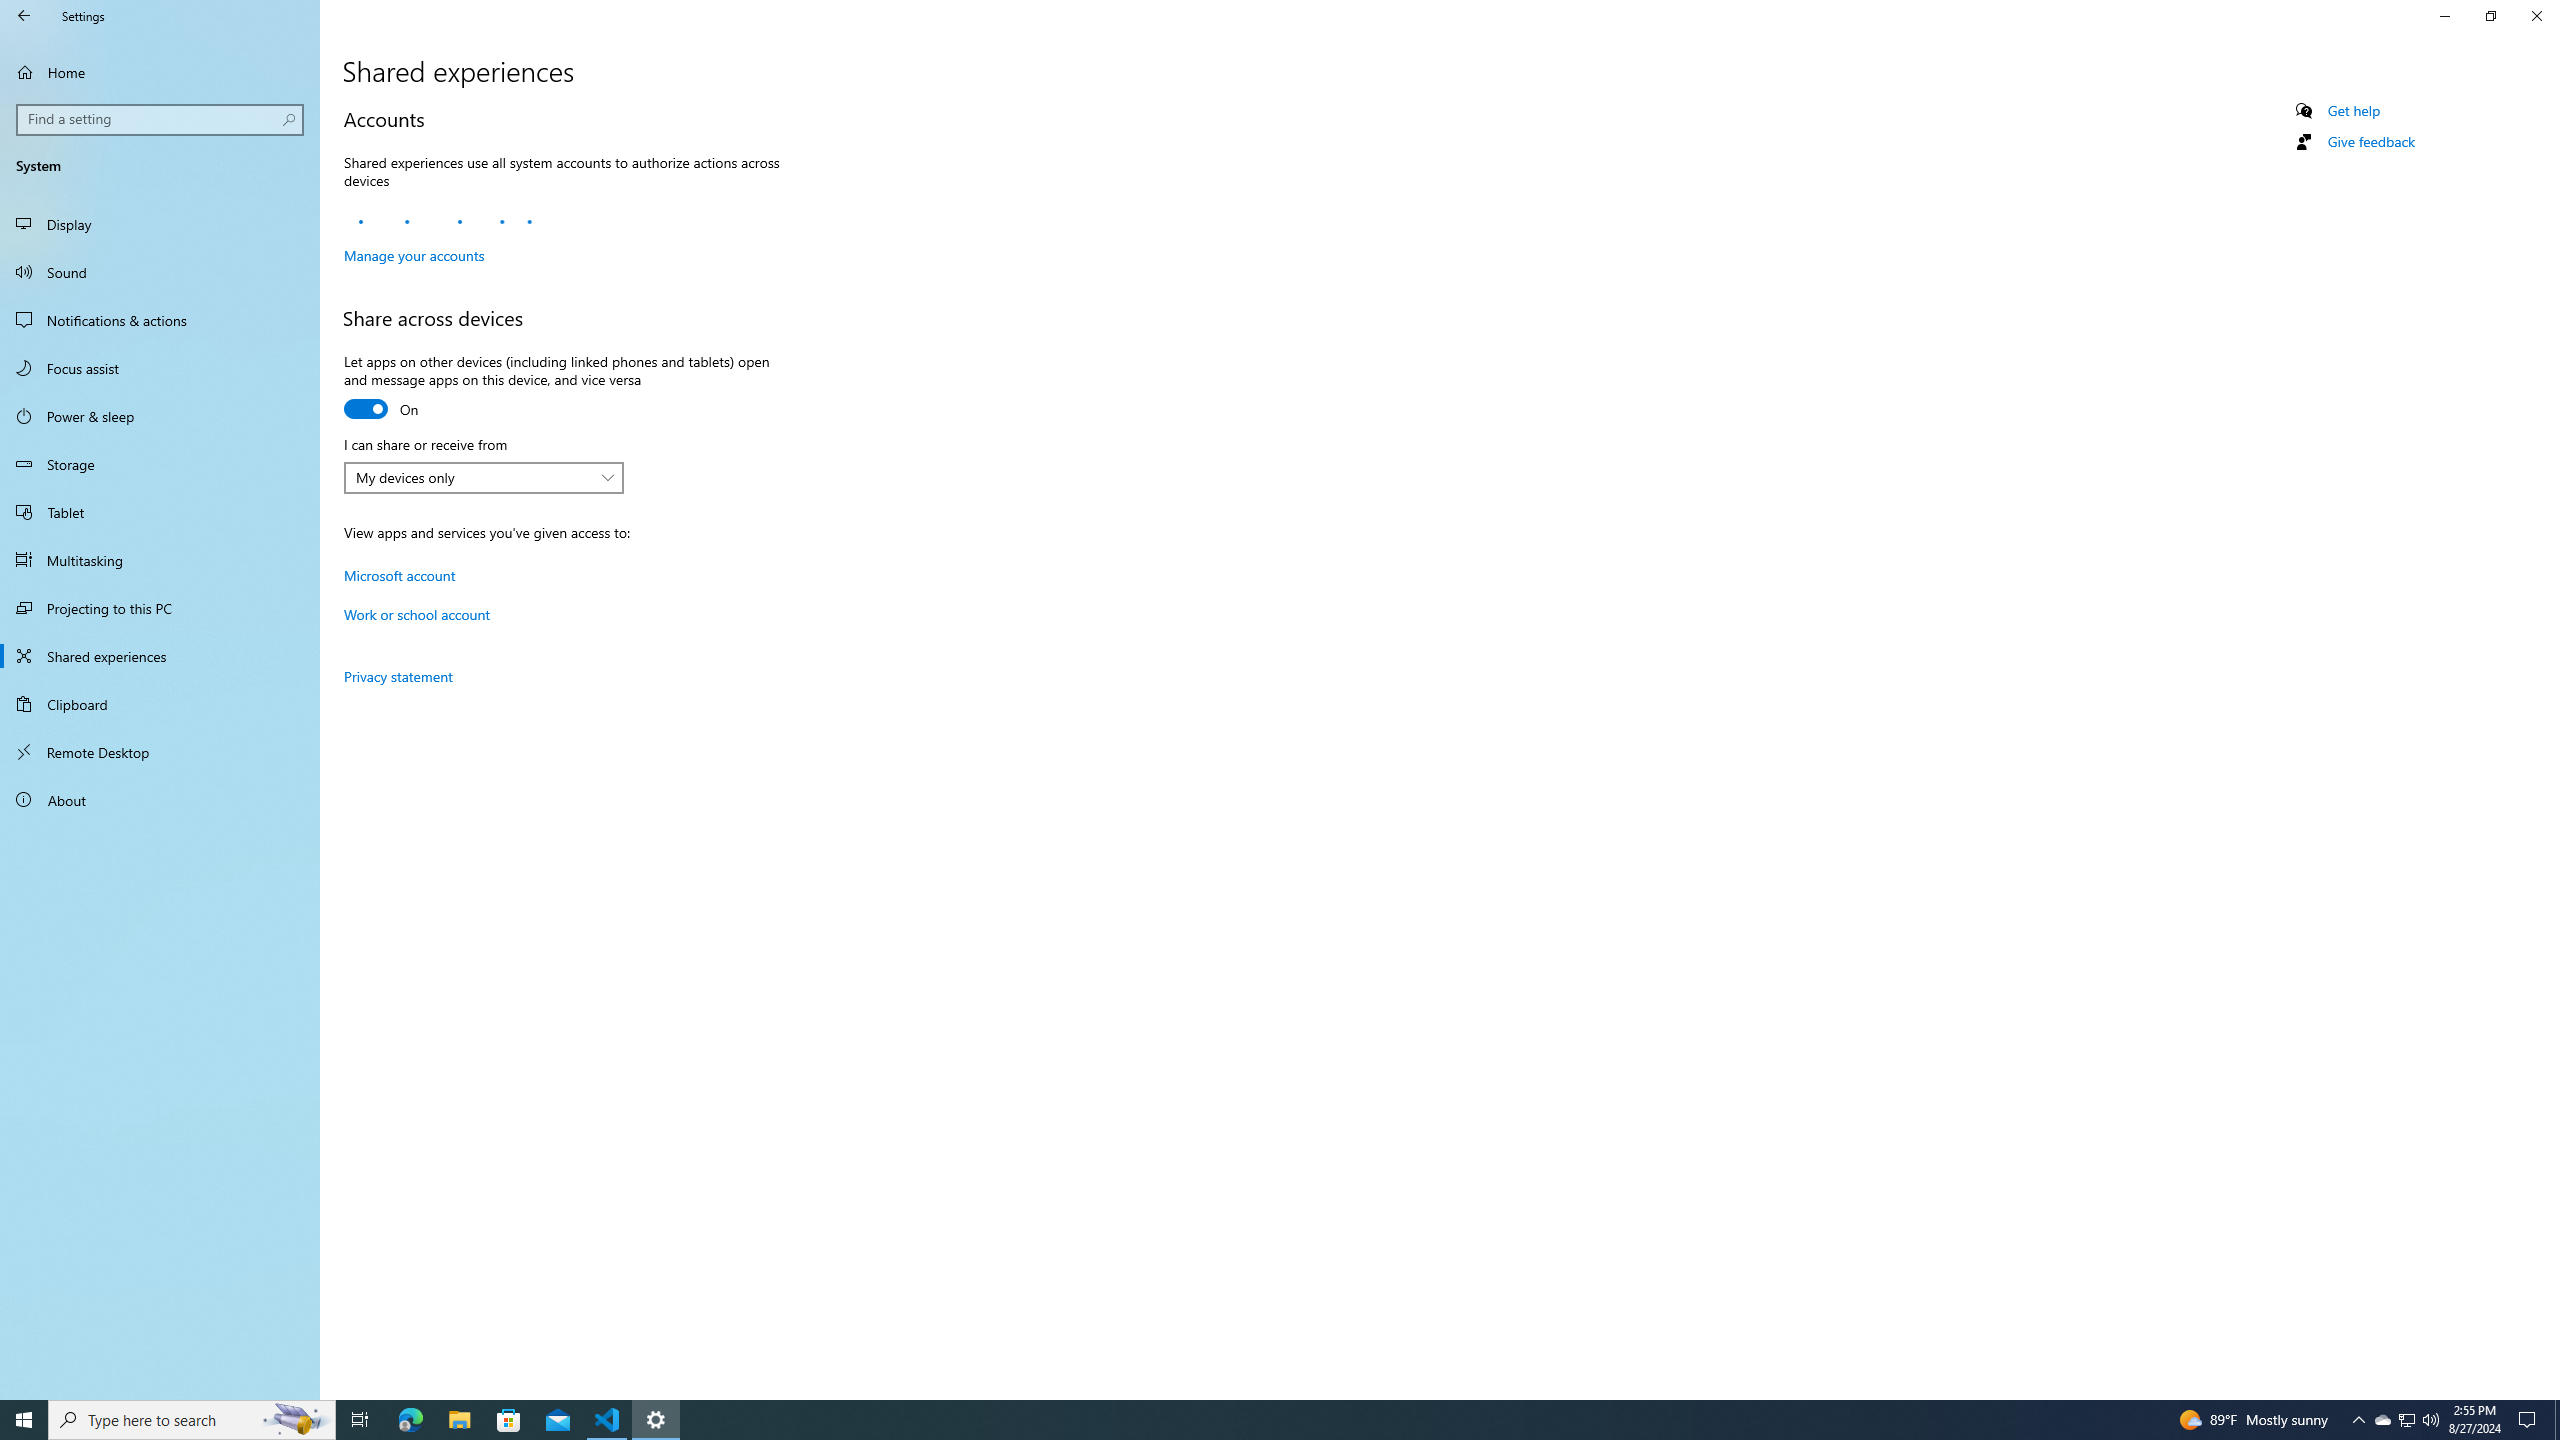 The image size is (2560, 1440). What do you see at coordinates (24, 15) in the screenshot?
I see `'Back'` at bounding box center [24, 15].